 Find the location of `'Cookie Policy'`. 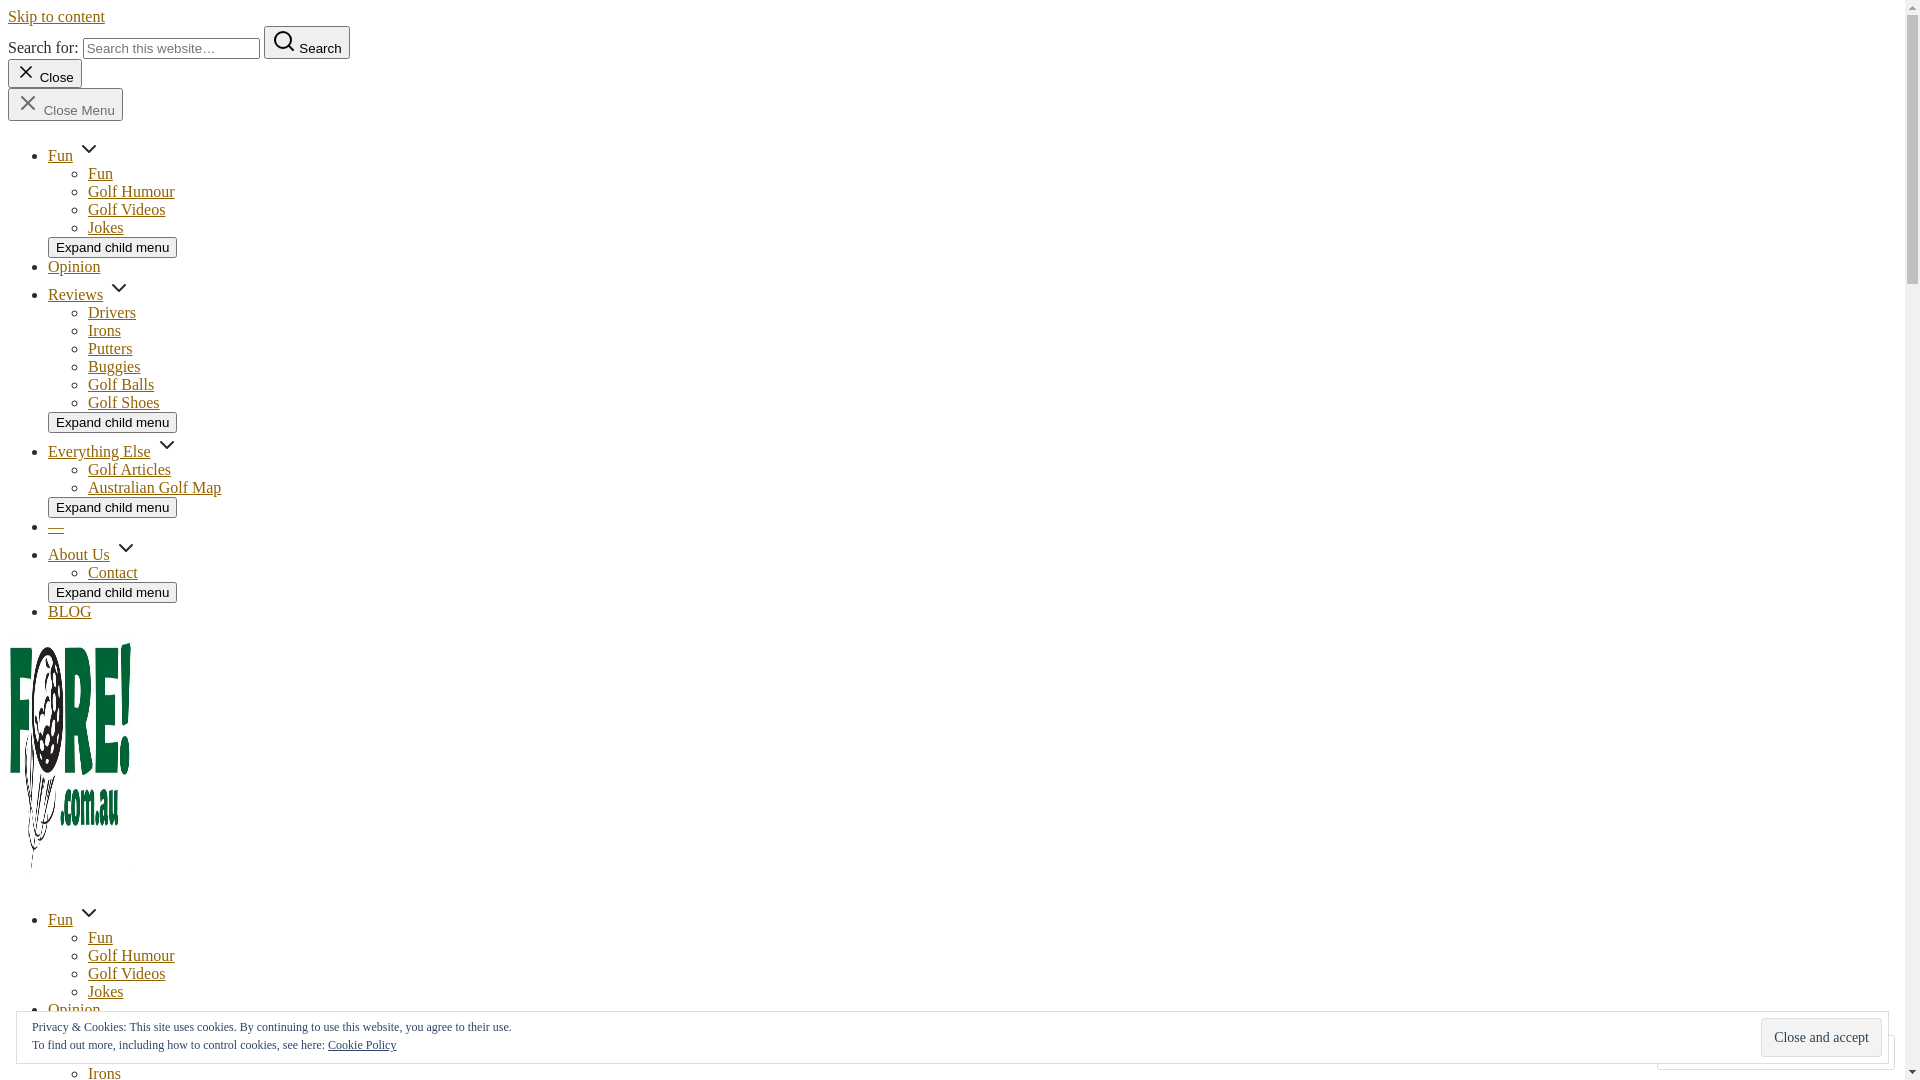

'Cookie Policy' is located at coordinates (361, 1044).